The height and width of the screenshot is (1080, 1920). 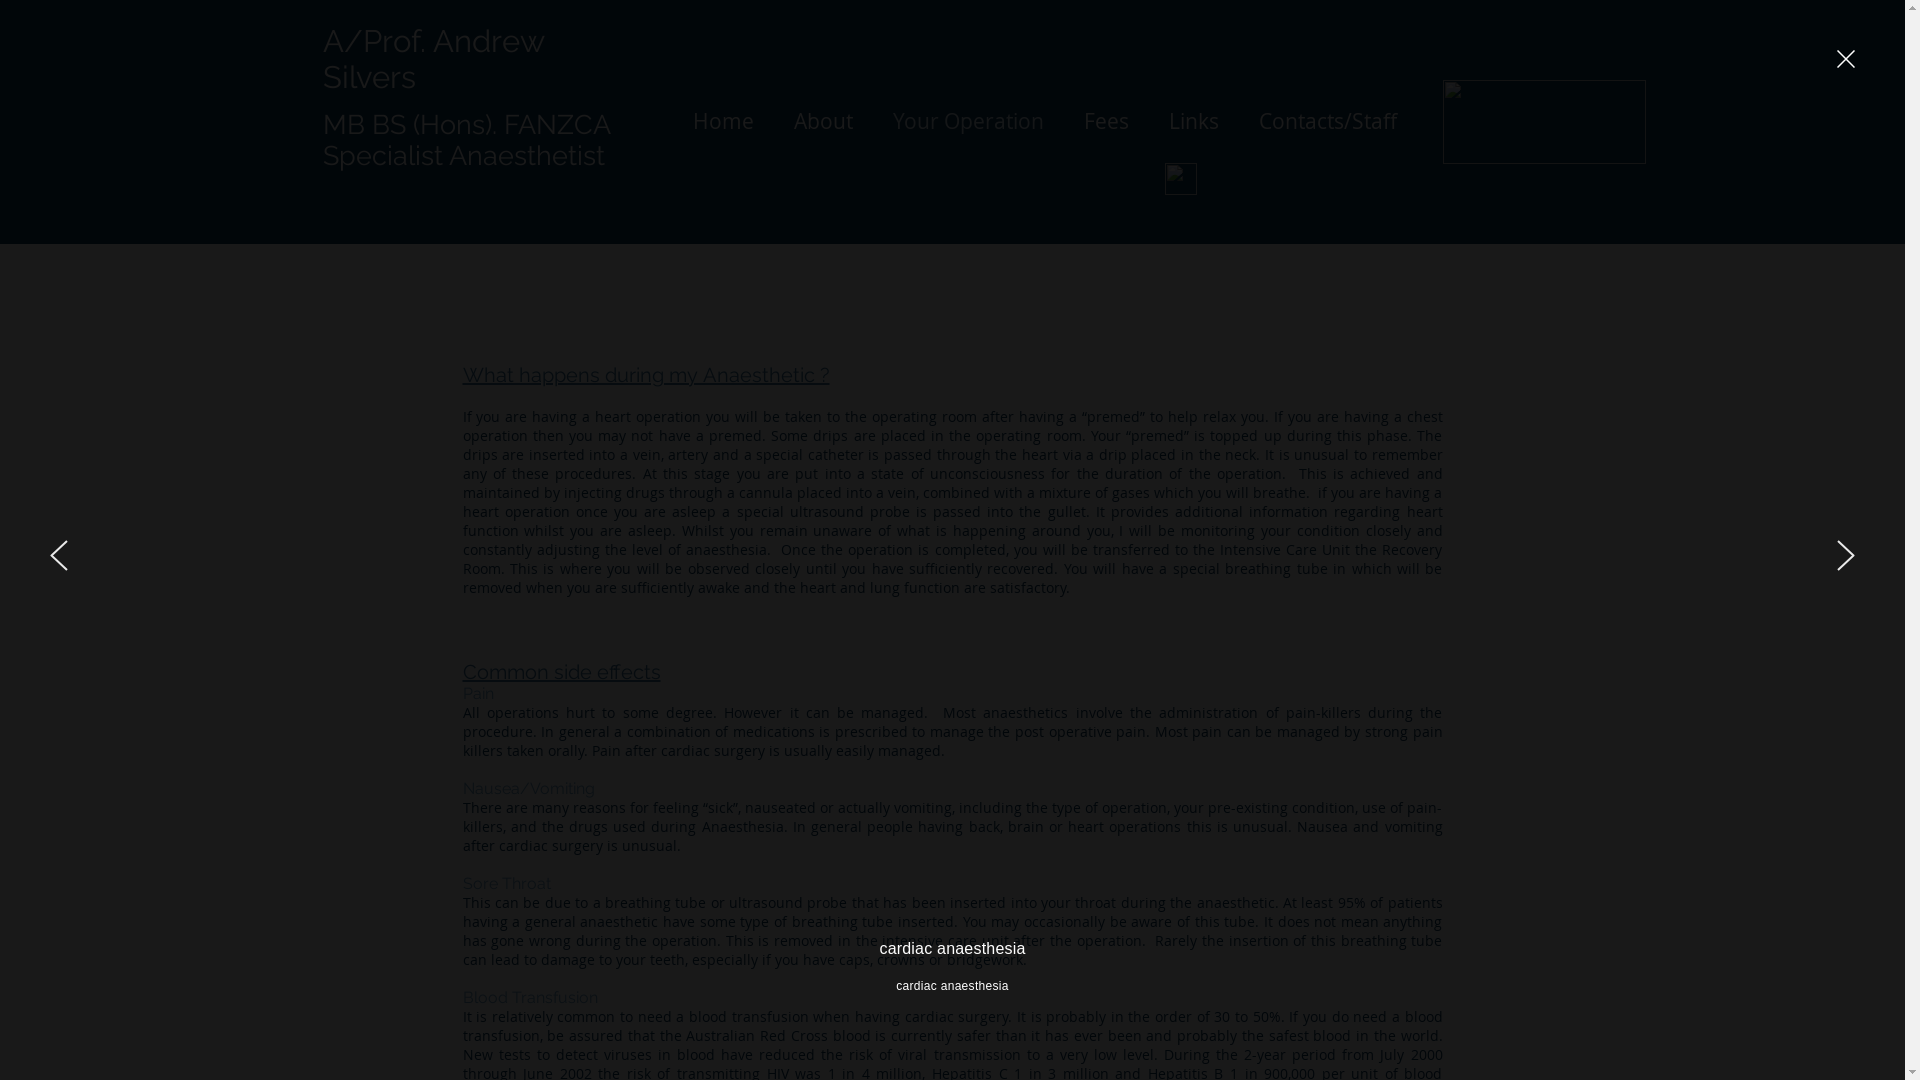 What do you see at coordinates (721, 120) in the screenshot?
I see `'Home'` at bounding box center [721, 120].